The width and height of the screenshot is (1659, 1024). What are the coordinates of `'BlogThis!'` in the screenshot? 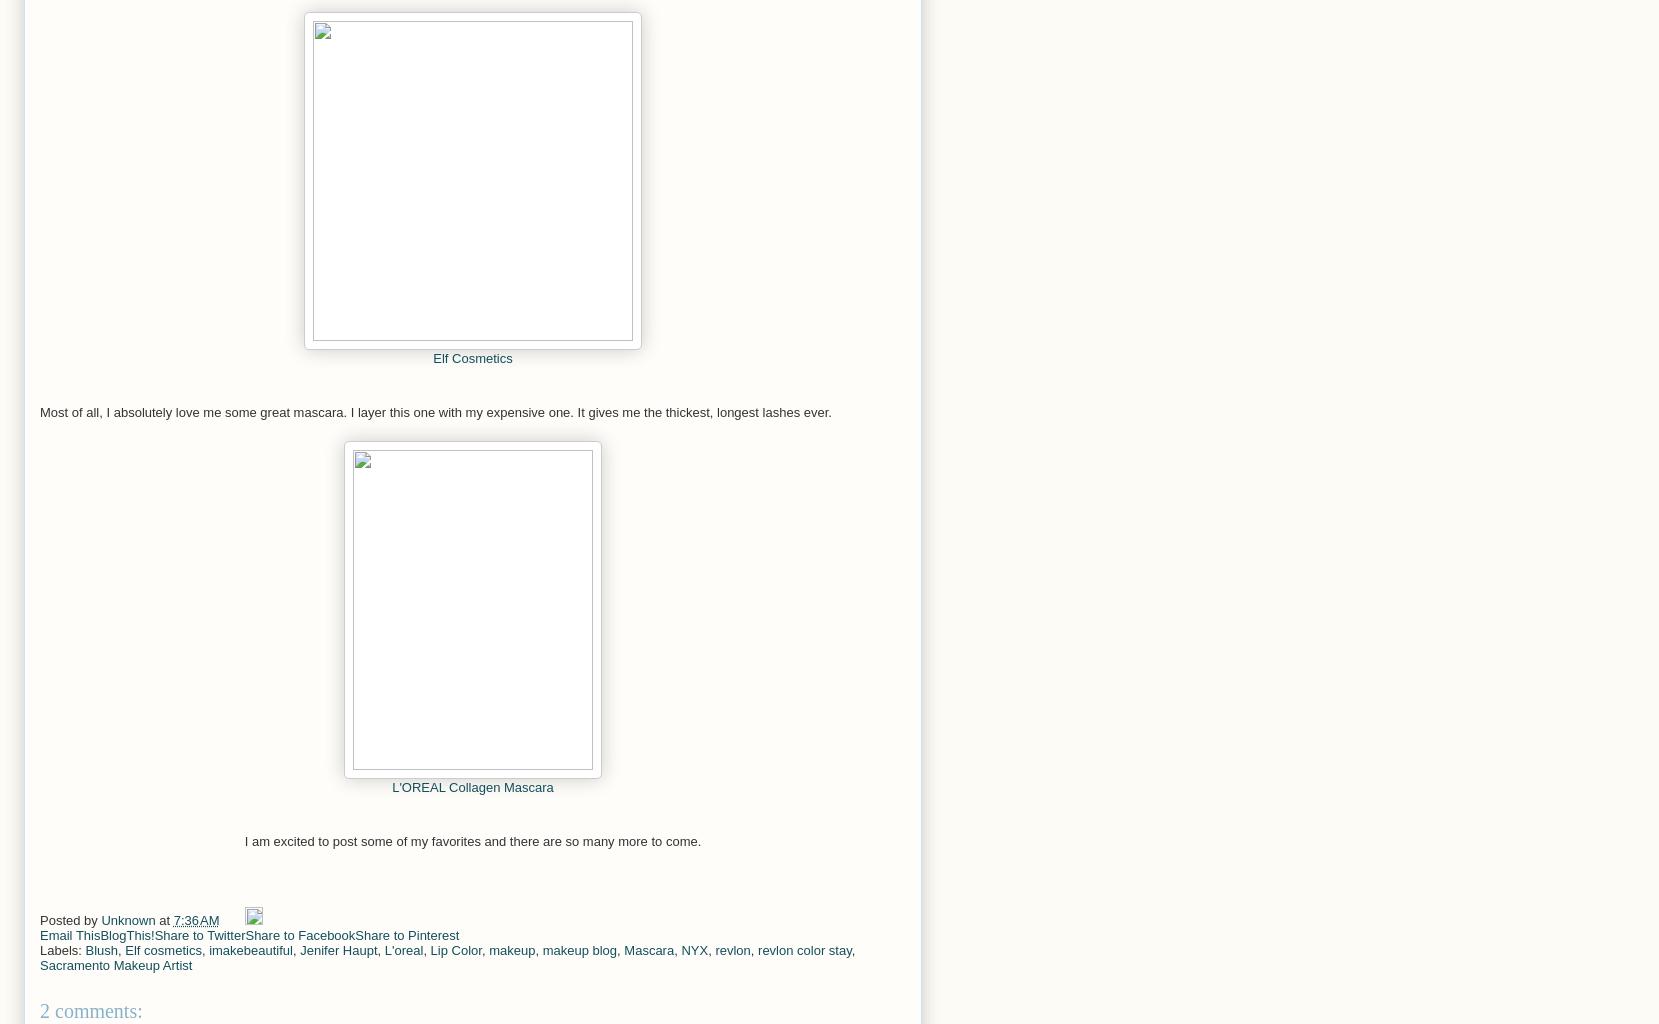 It's located at (127, 934).